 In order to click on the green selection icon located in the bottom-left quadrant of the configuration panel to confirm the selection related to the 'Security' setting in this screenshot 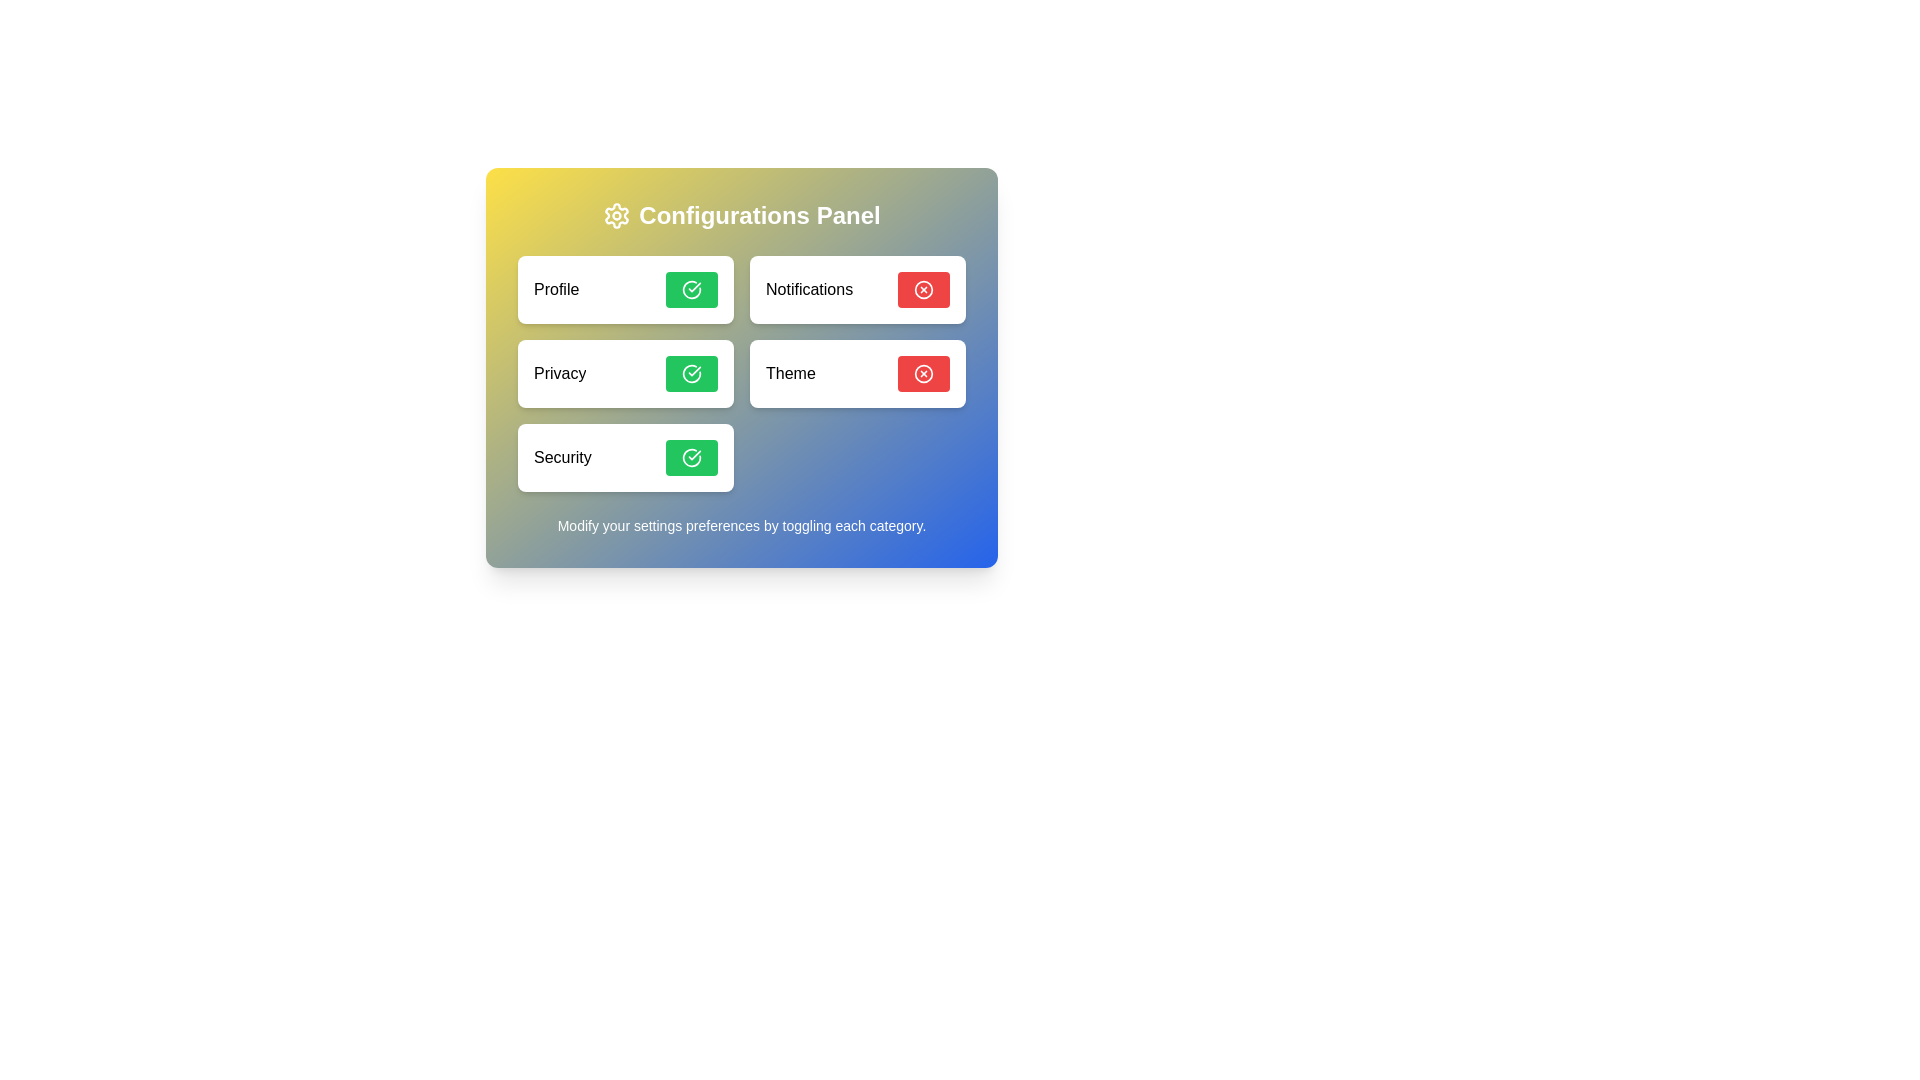, I will do `click(691, 458)`.